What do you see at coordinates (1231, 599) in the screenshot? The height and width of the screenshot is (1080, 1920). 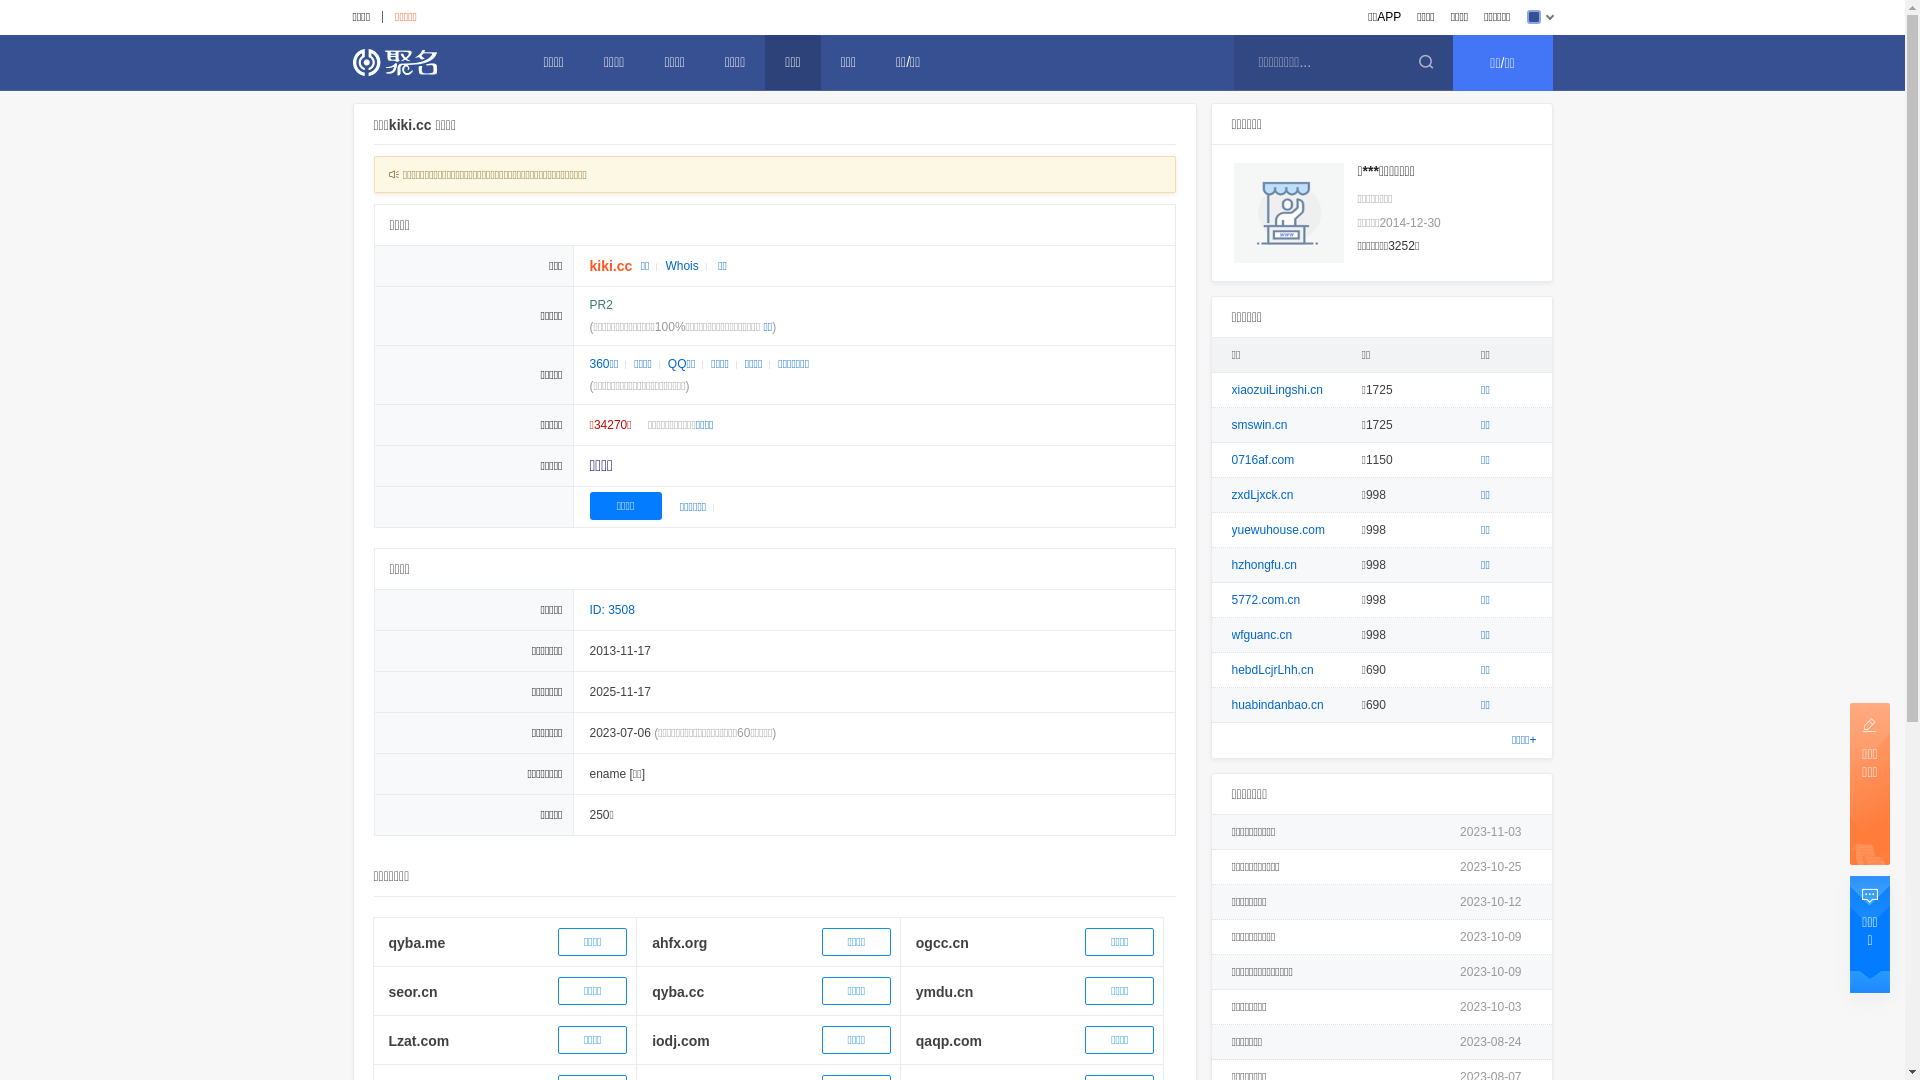 I see `'5772.com.cn'` at bounding box center [1231, 599].